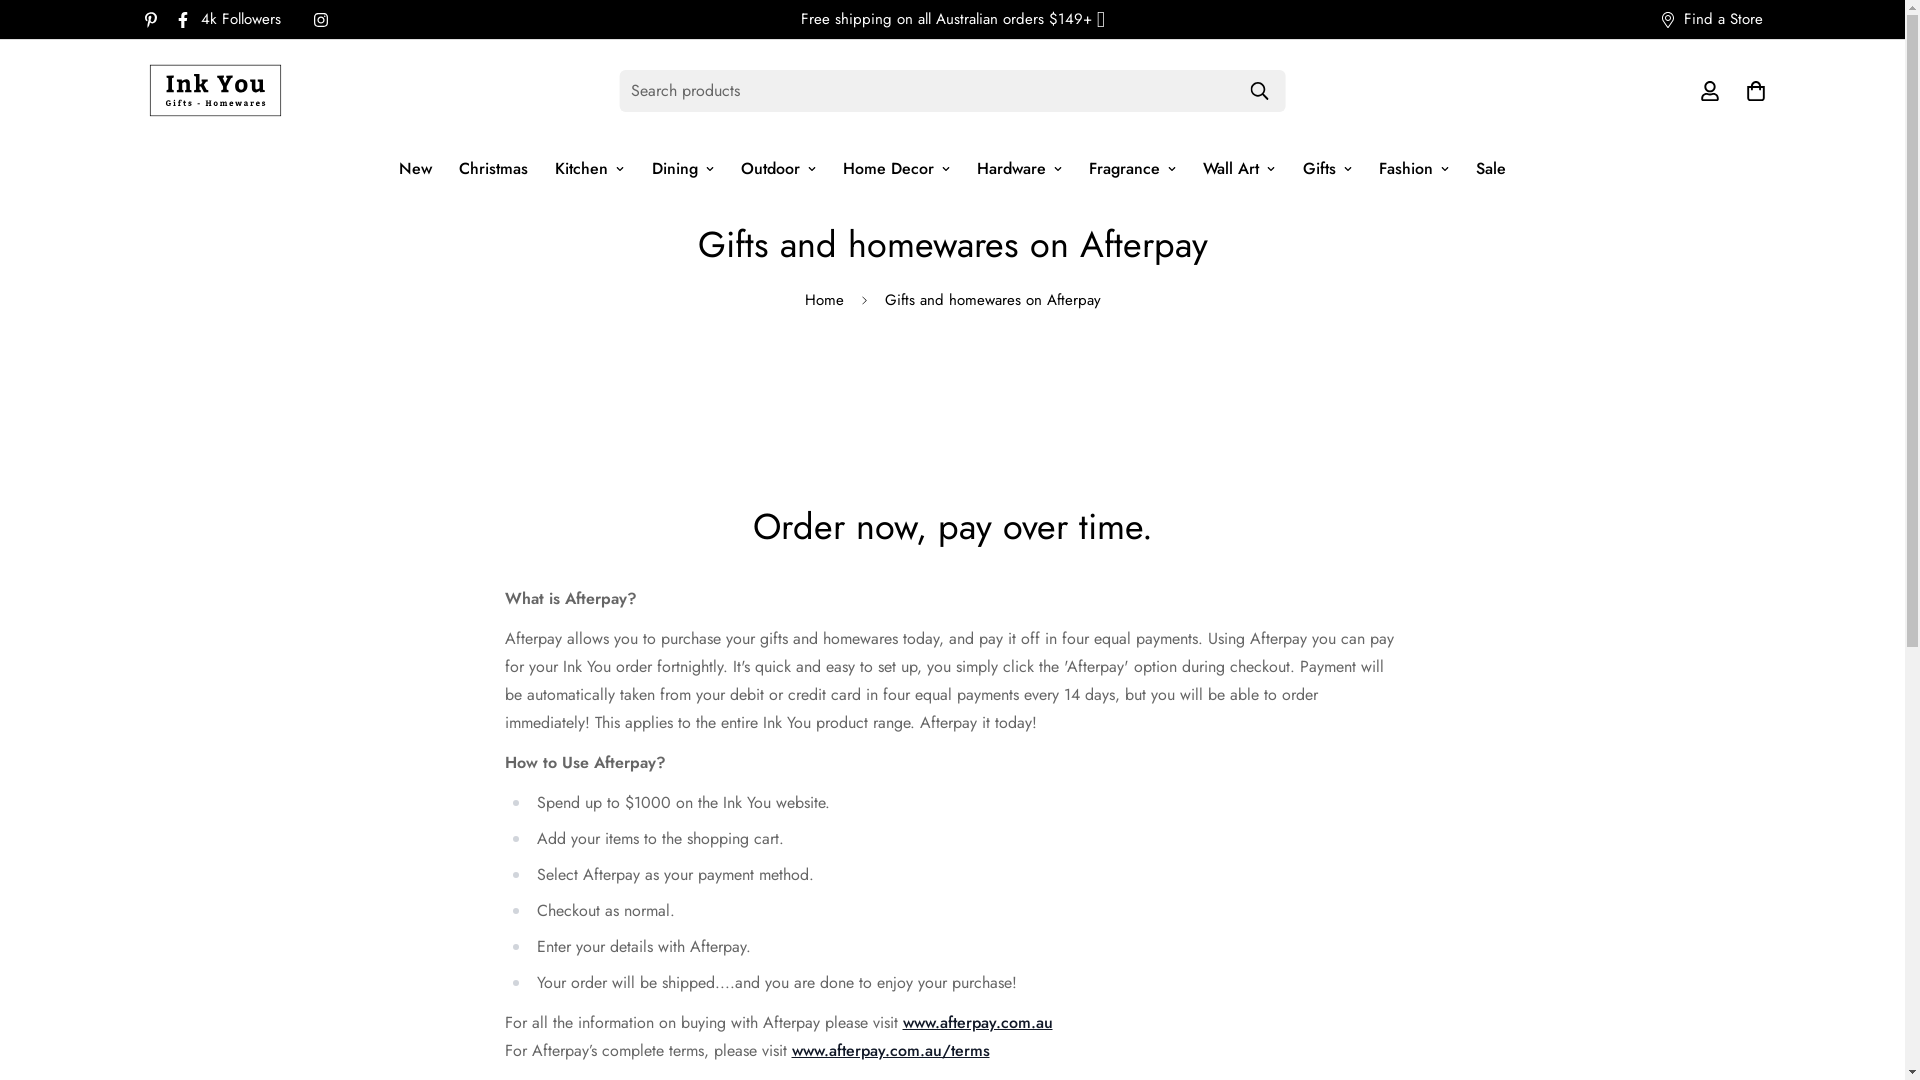 The height and width of the screenshot is (1080, 1920). I want to click on 'Find a Store', so click(1643, 19).